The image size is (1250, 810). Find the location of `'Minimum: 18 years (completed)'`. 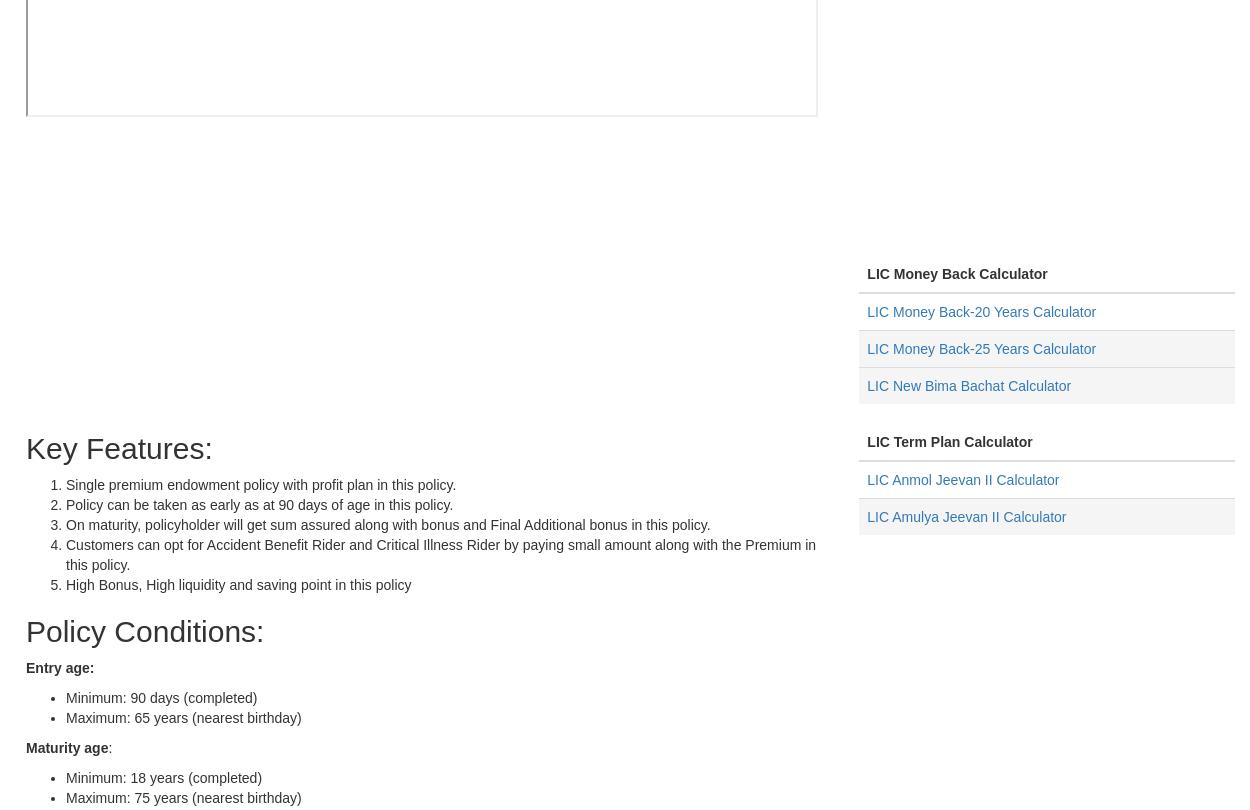

'Minimum: 18 years (completed)' is located at coordinates (164, 777).